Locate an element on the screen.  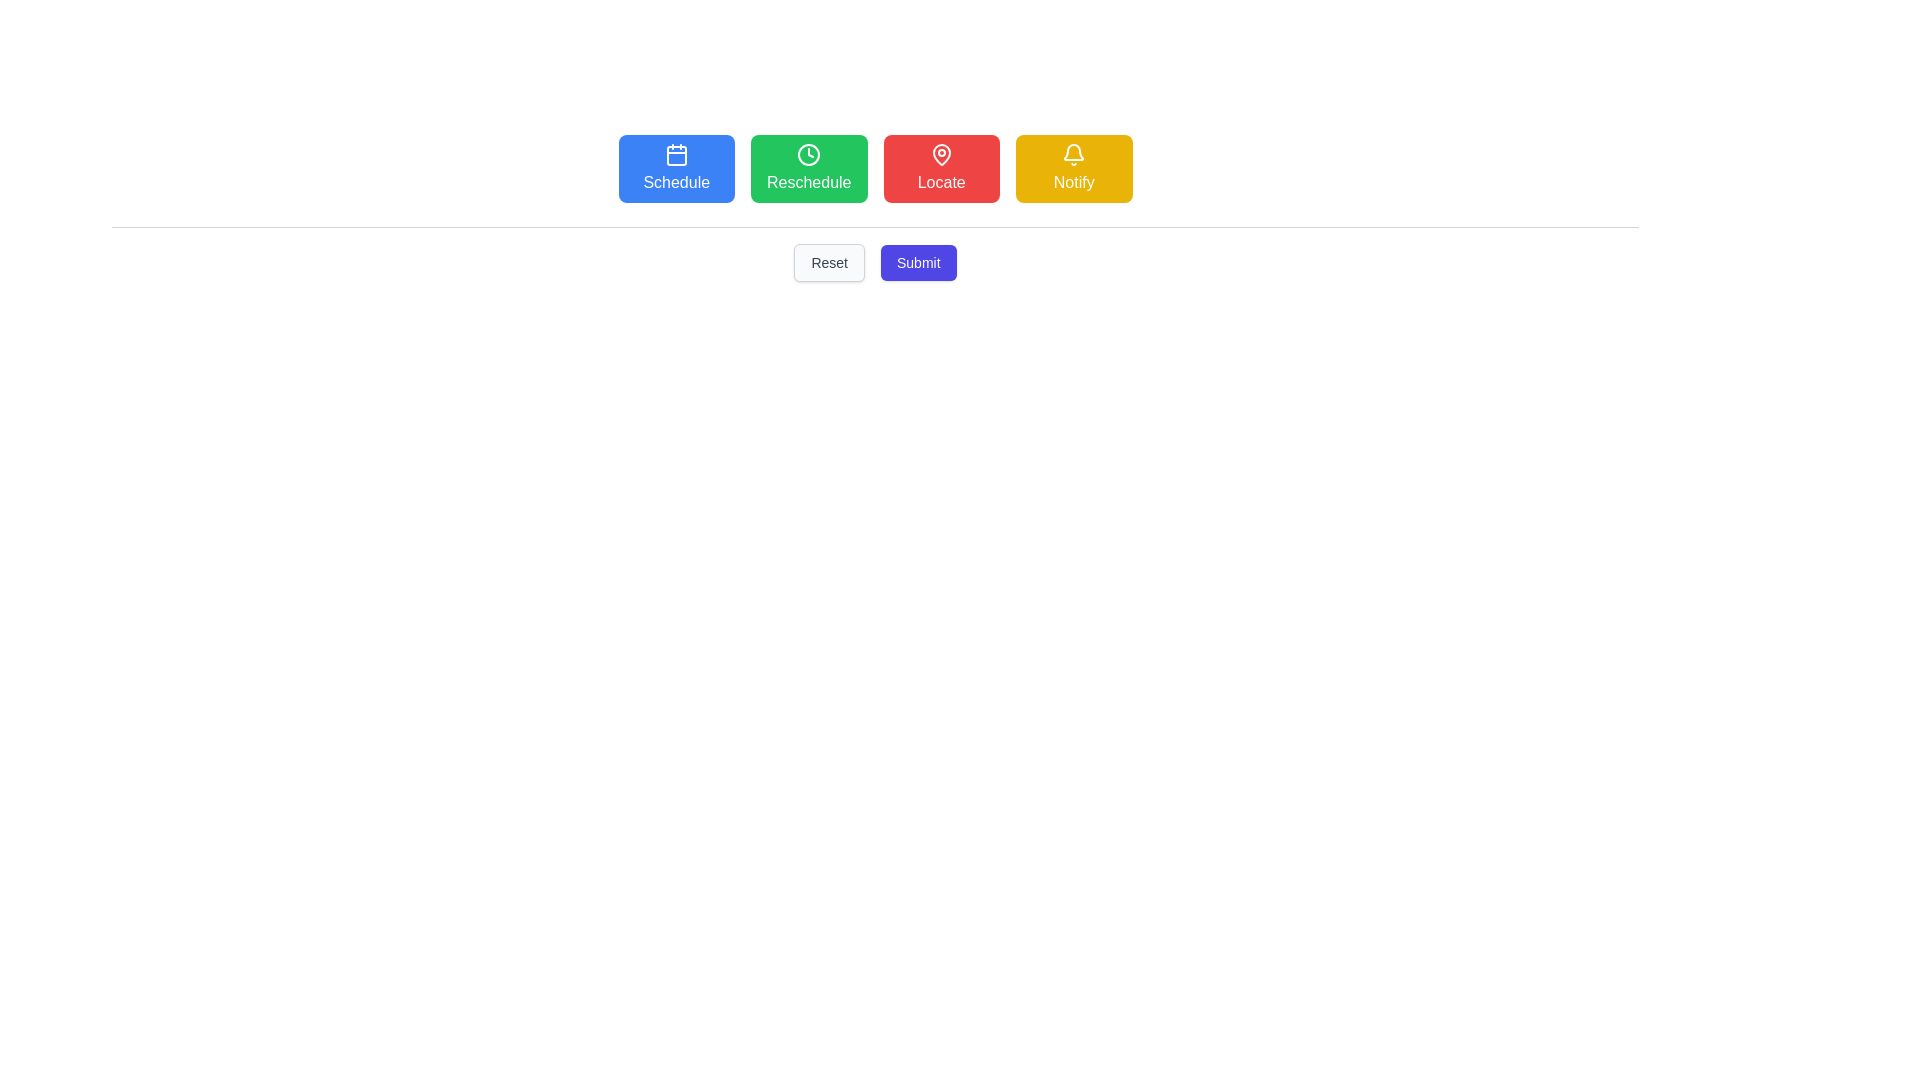
the blue calendar icon located in the top left corner of the blue 'Schedule' button is located at coordinates (676, 153).